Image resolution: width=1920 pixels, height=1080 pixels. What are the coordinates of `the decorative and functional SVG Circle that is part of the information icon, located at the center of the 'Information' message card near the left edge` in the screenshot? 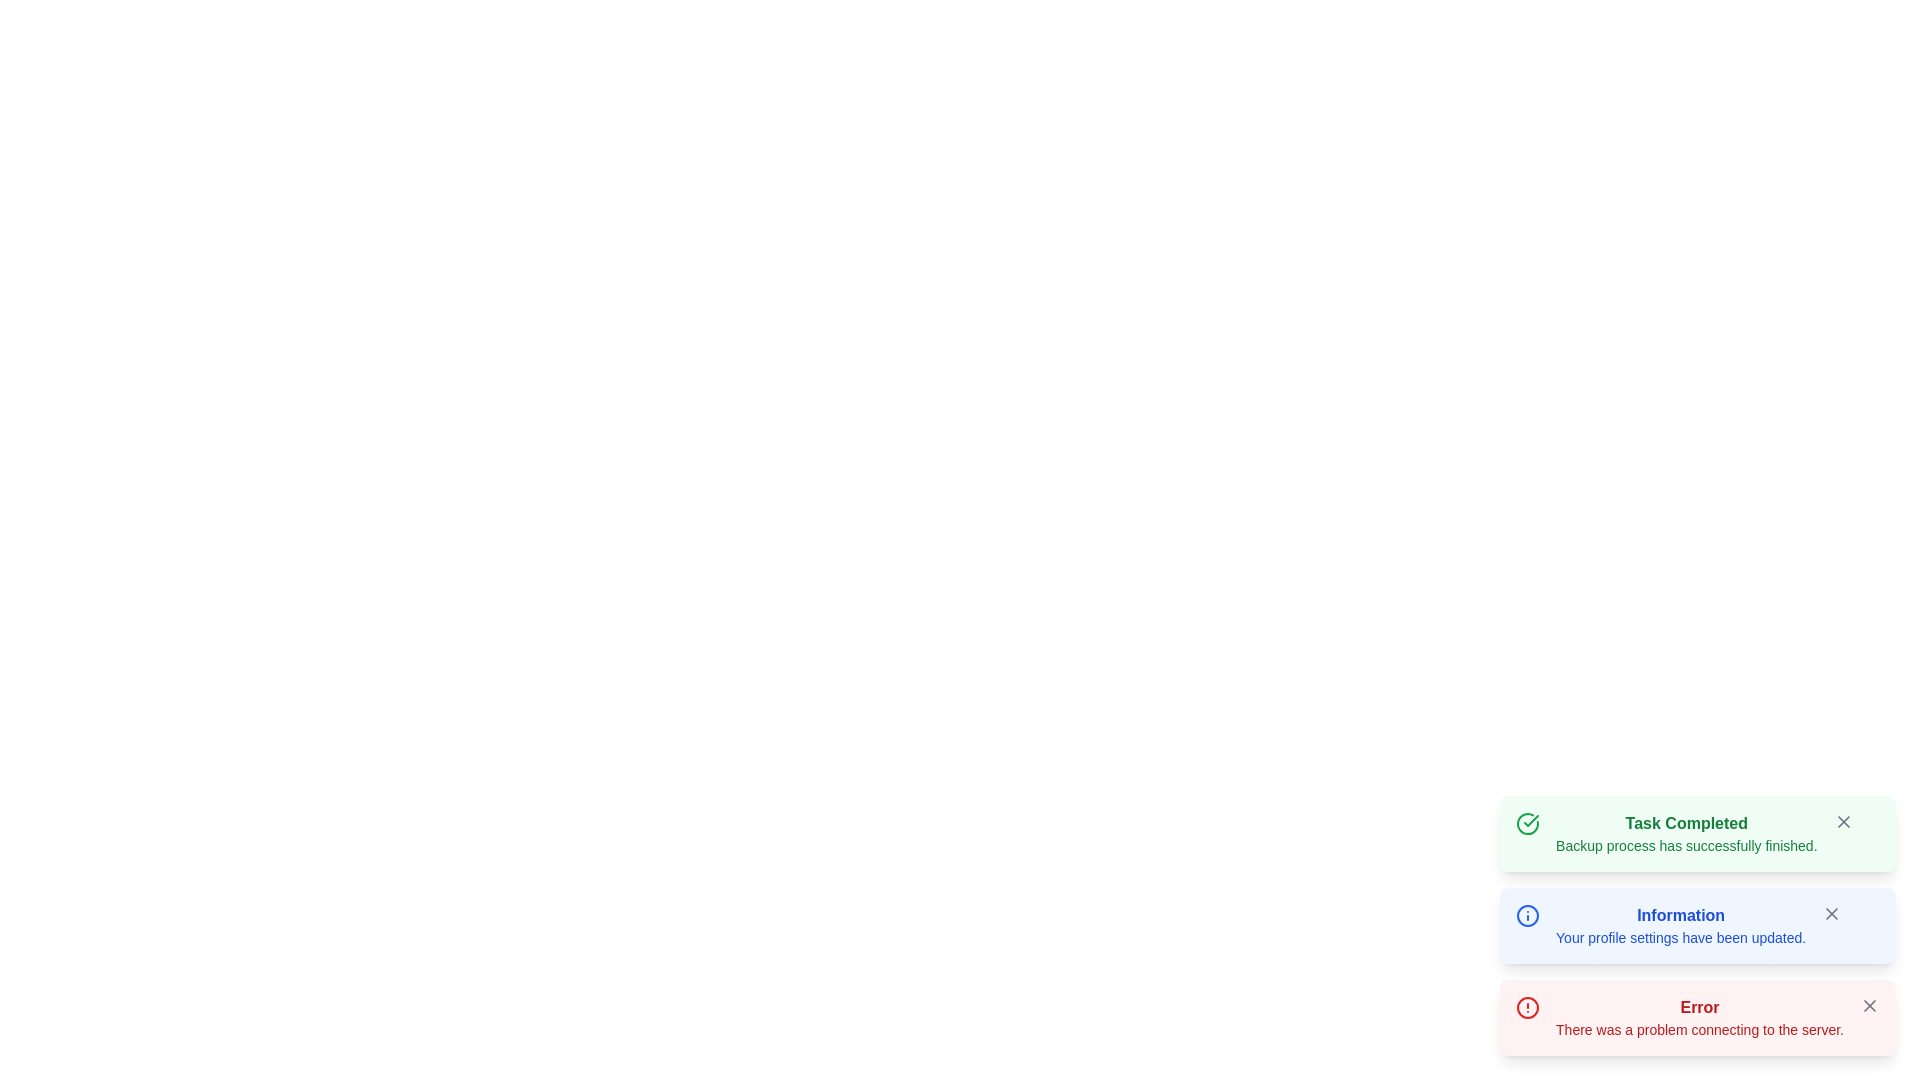 It's located at (1527, 915).